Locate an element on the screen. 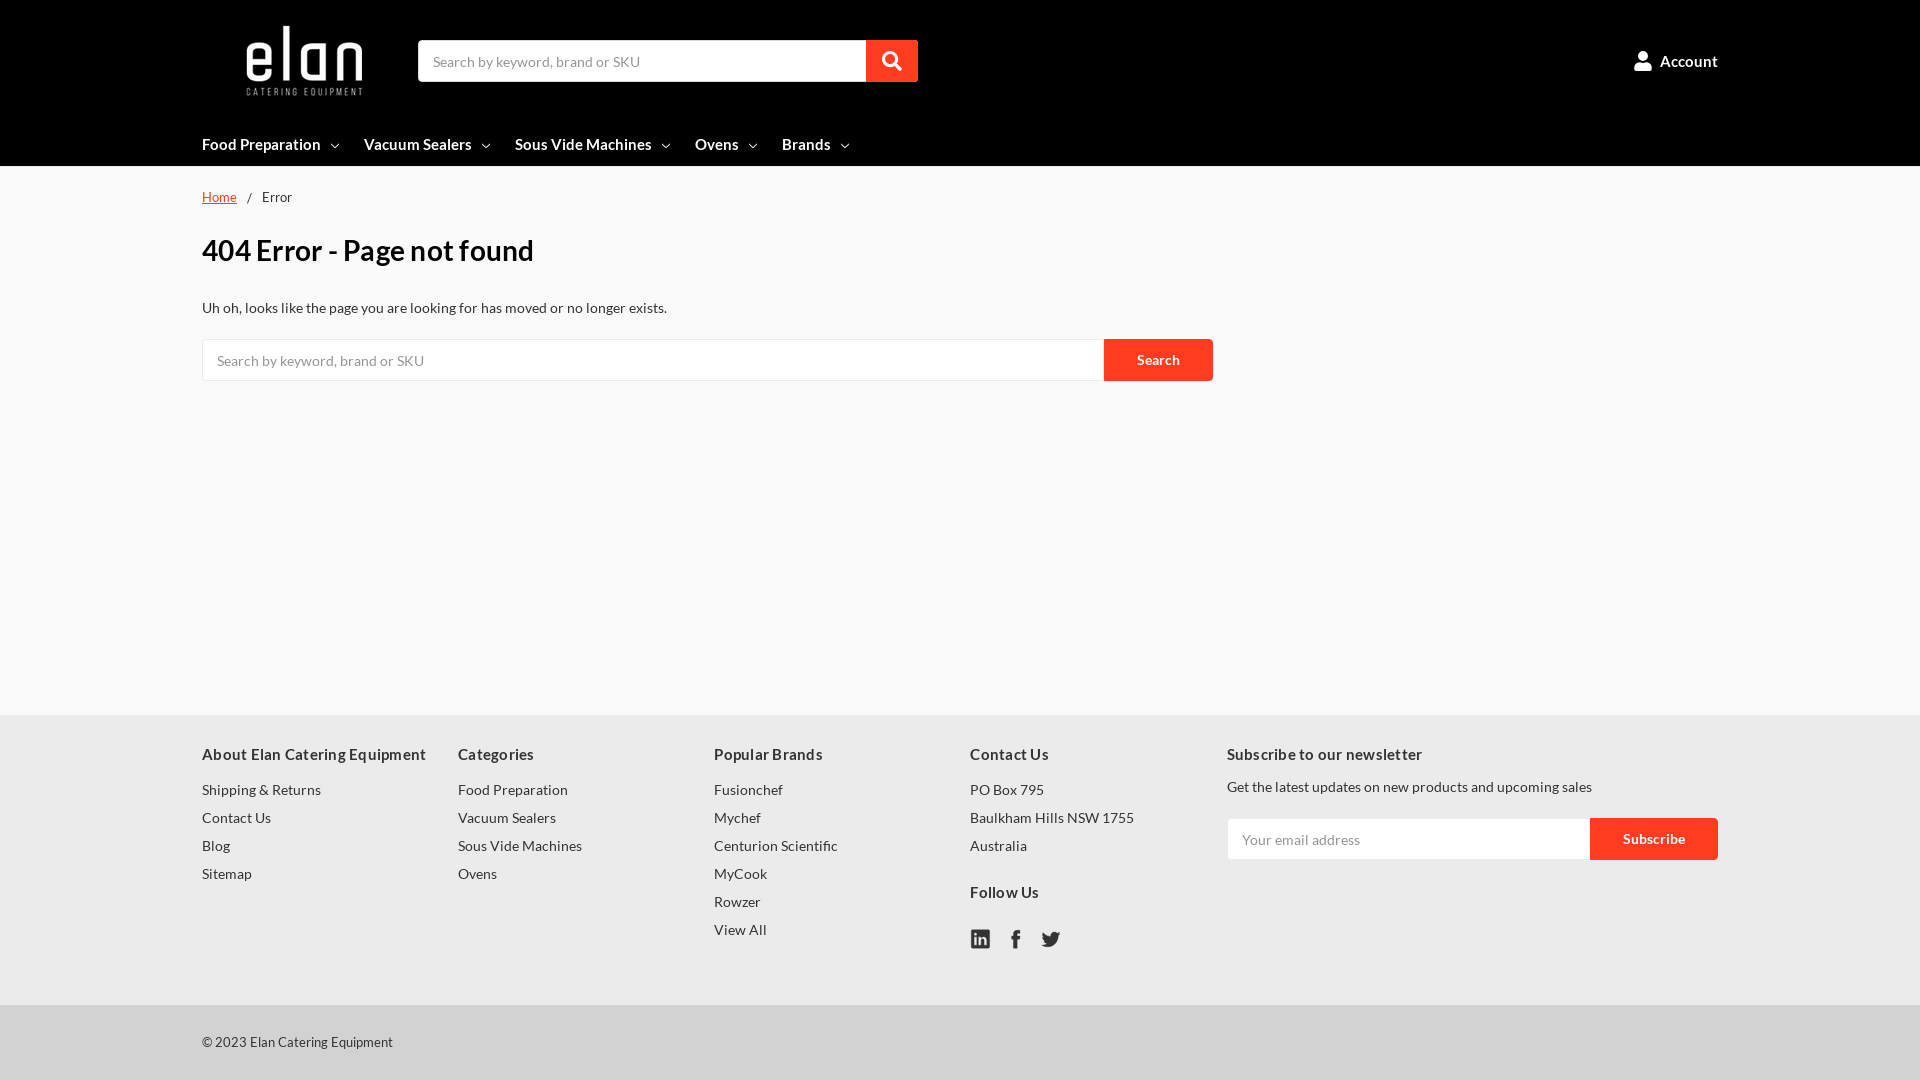  'Brands' is located at coordinates (817, 142).